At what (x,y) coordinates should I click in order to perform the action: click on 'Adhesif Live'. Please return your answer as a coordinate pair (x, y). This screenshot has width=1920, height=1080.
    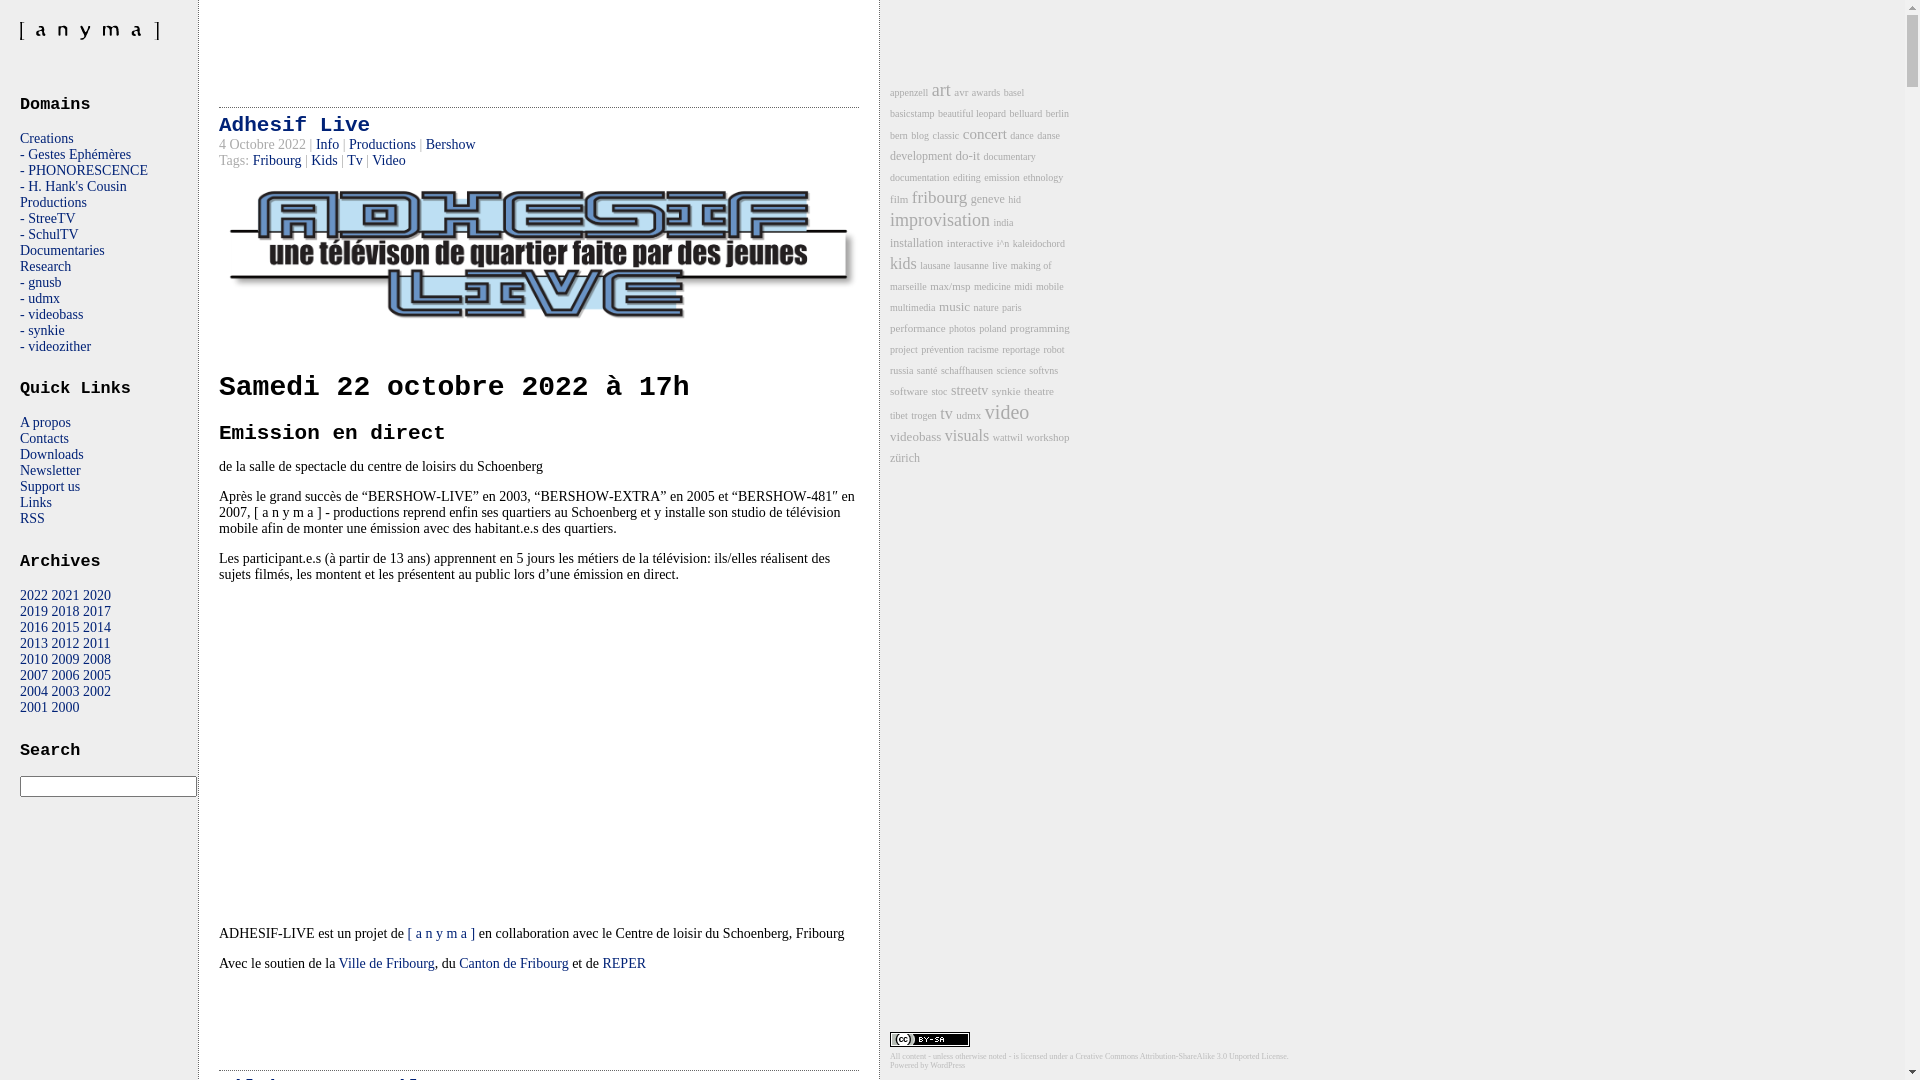
    Looking at the image, I should click on (293, 125).